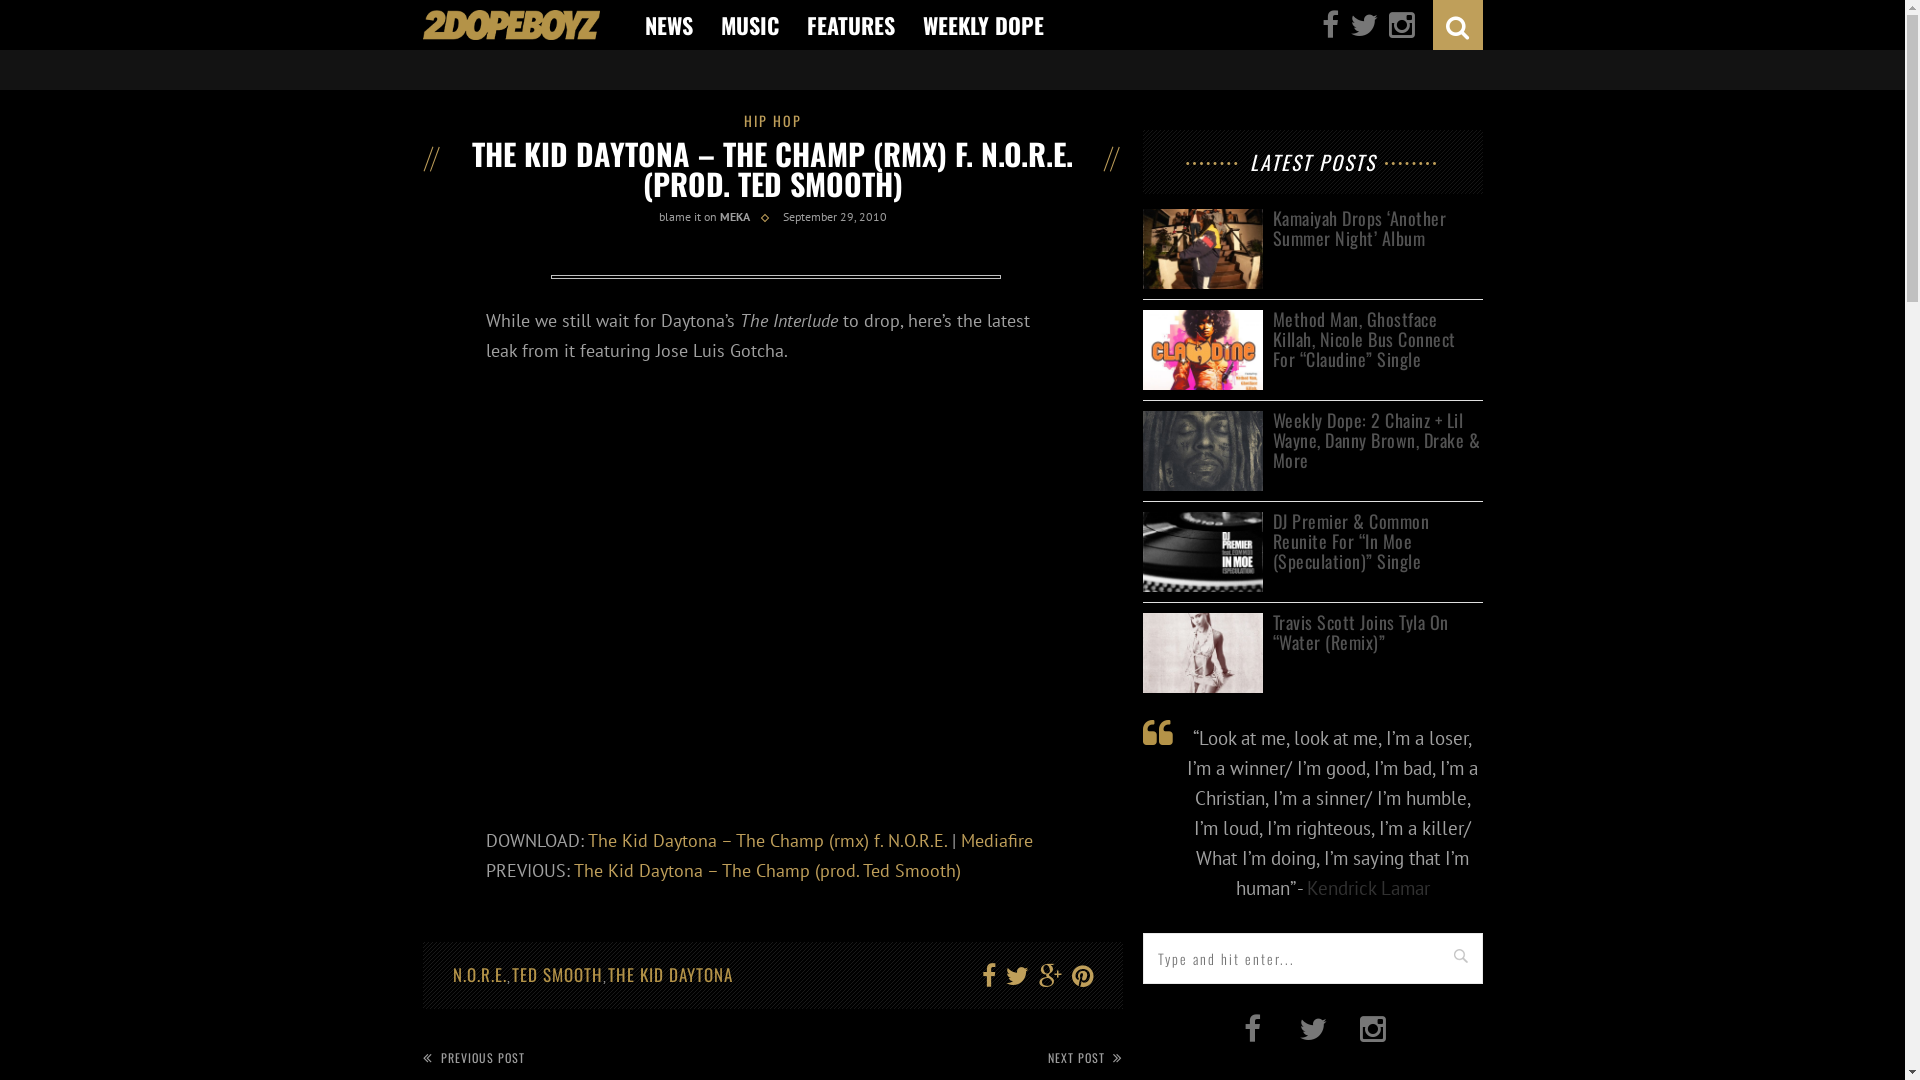 The height and width of the screenshot is (1080, 1920). What do you see at coordinates (478, 973) in the screenshot?
I see `'N.O.R.E.'` at bounding box center [478, 973].